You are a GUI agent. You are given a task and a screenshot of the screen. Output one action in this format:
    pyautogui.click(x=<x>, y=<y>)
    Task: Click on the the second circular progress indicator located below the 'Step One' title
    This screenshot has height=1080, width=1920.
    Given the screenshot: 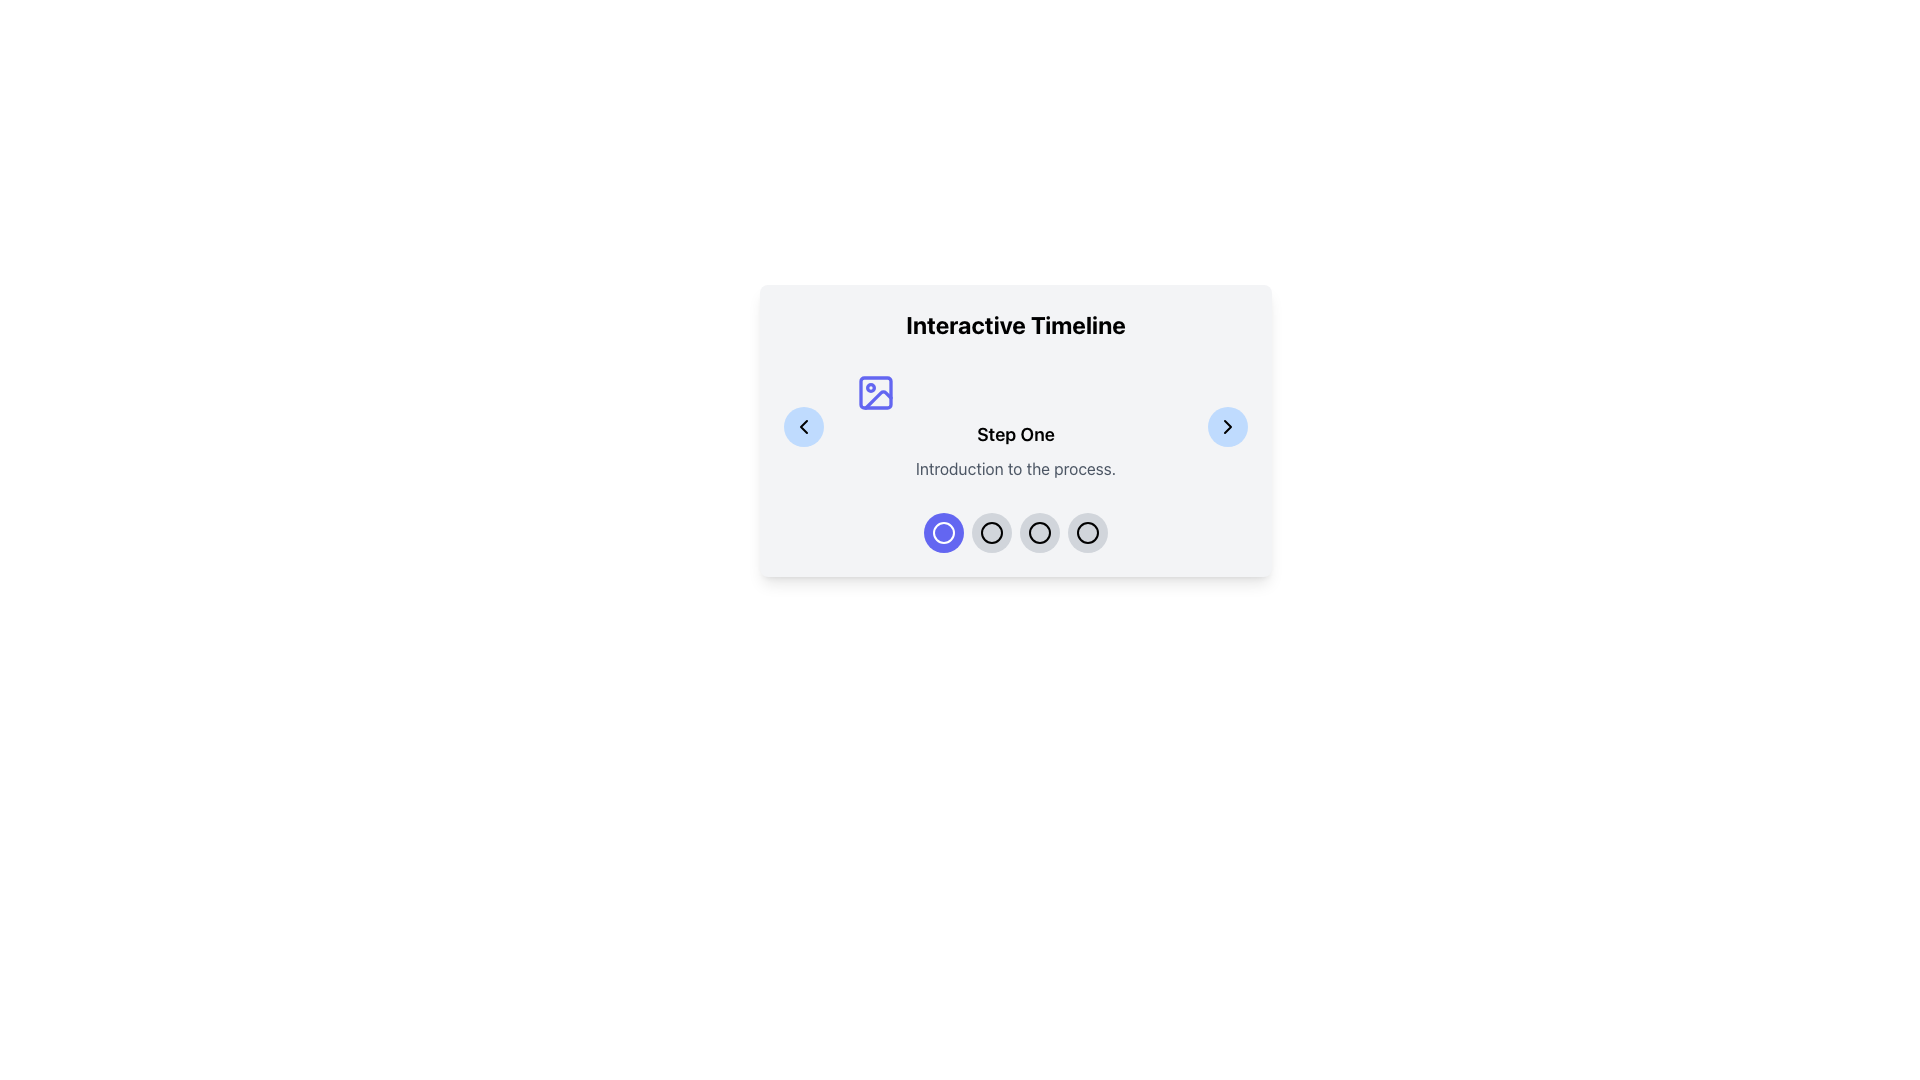 What is the action you would take?
    pyautogui.click(x=992, y=531)
    